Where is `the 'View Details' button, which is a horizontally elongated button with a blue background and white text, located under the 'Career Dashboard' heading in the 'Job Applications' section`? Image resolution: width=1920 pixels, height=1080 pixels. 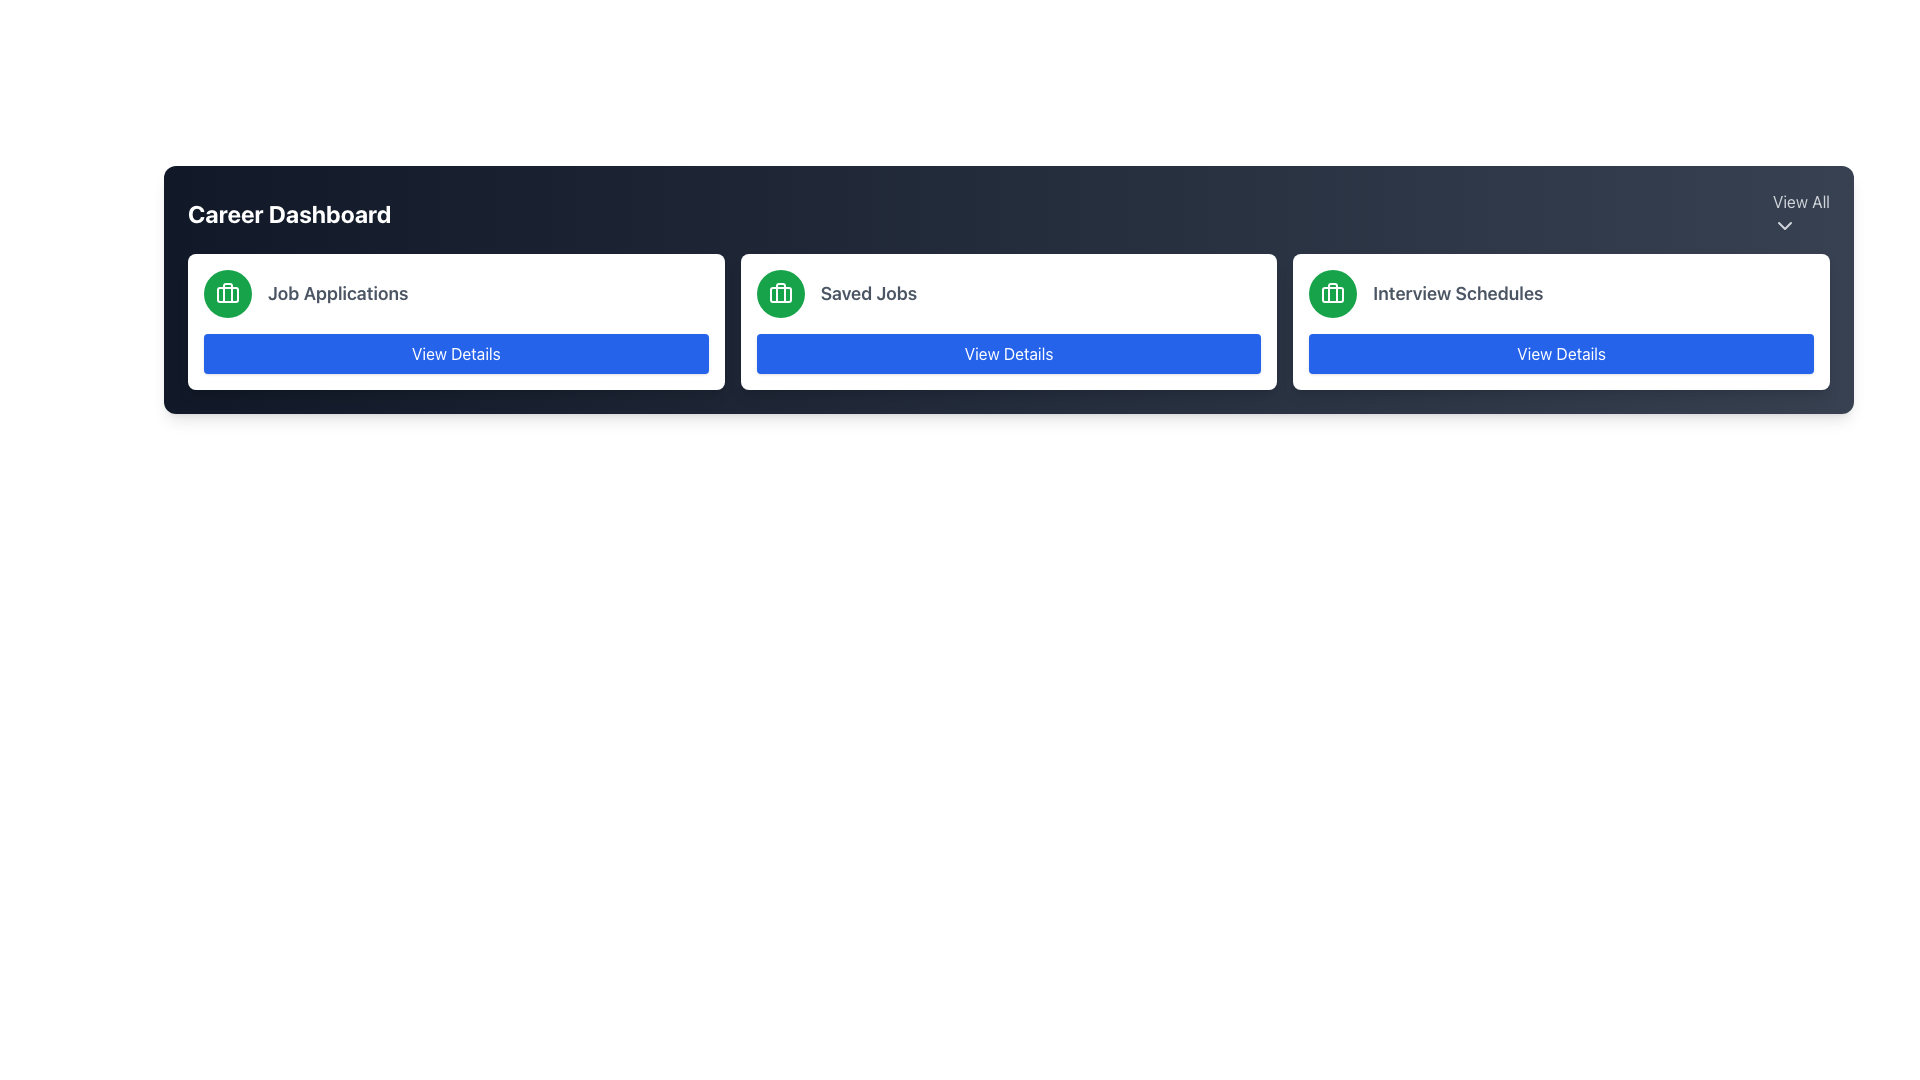
the 'View Details' button, which is a horizontally elongated button with a blue background and white text, located under the 'Career Dashboard' heading in the 'Job Applications' section is located at coordinates (455, 353).